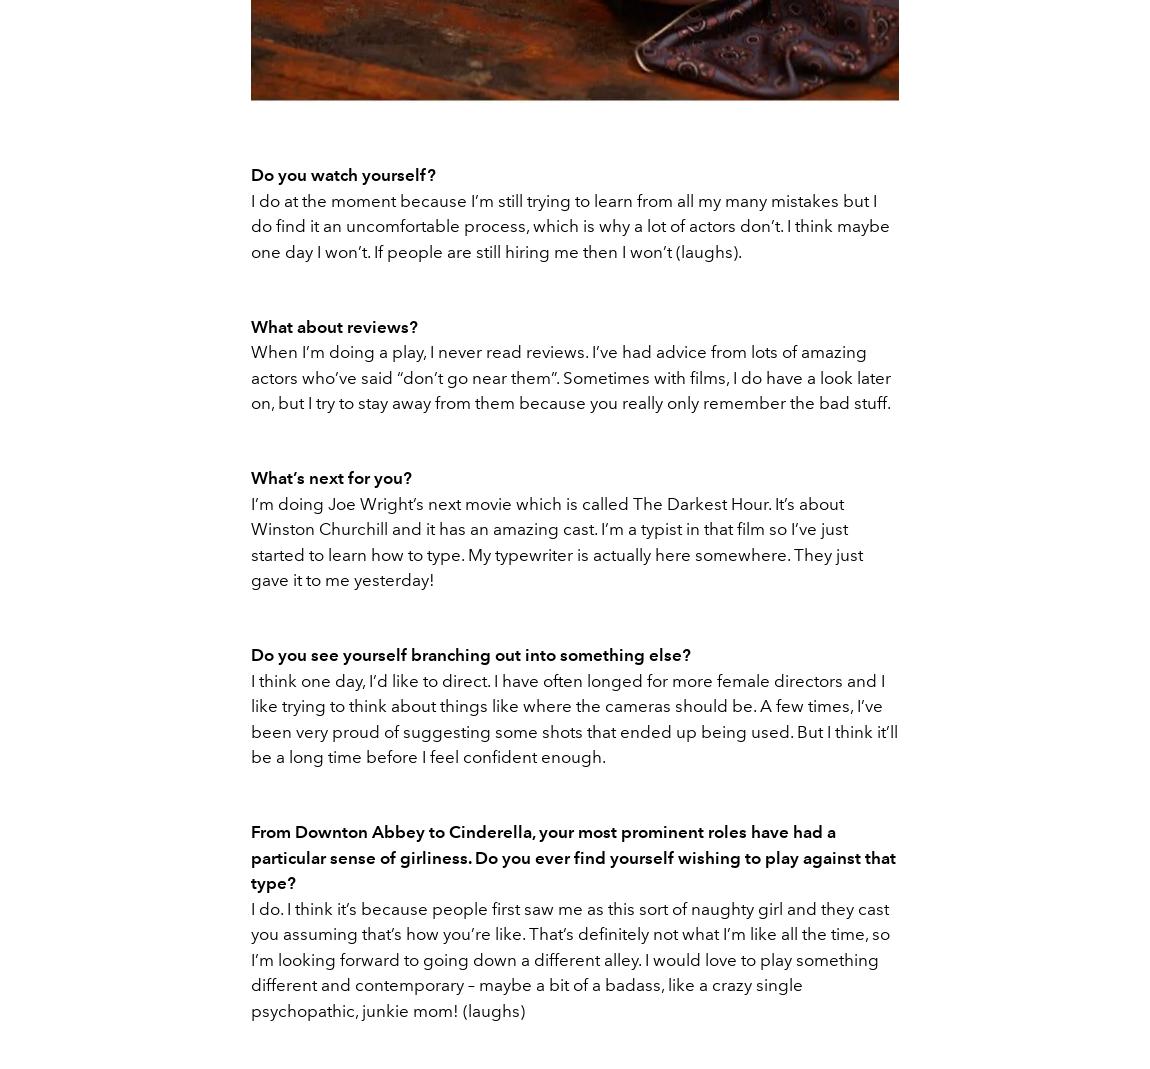 This screenshot has width=1150, height=1069. I want to click on 'What about reviews?', so click(334, 326).